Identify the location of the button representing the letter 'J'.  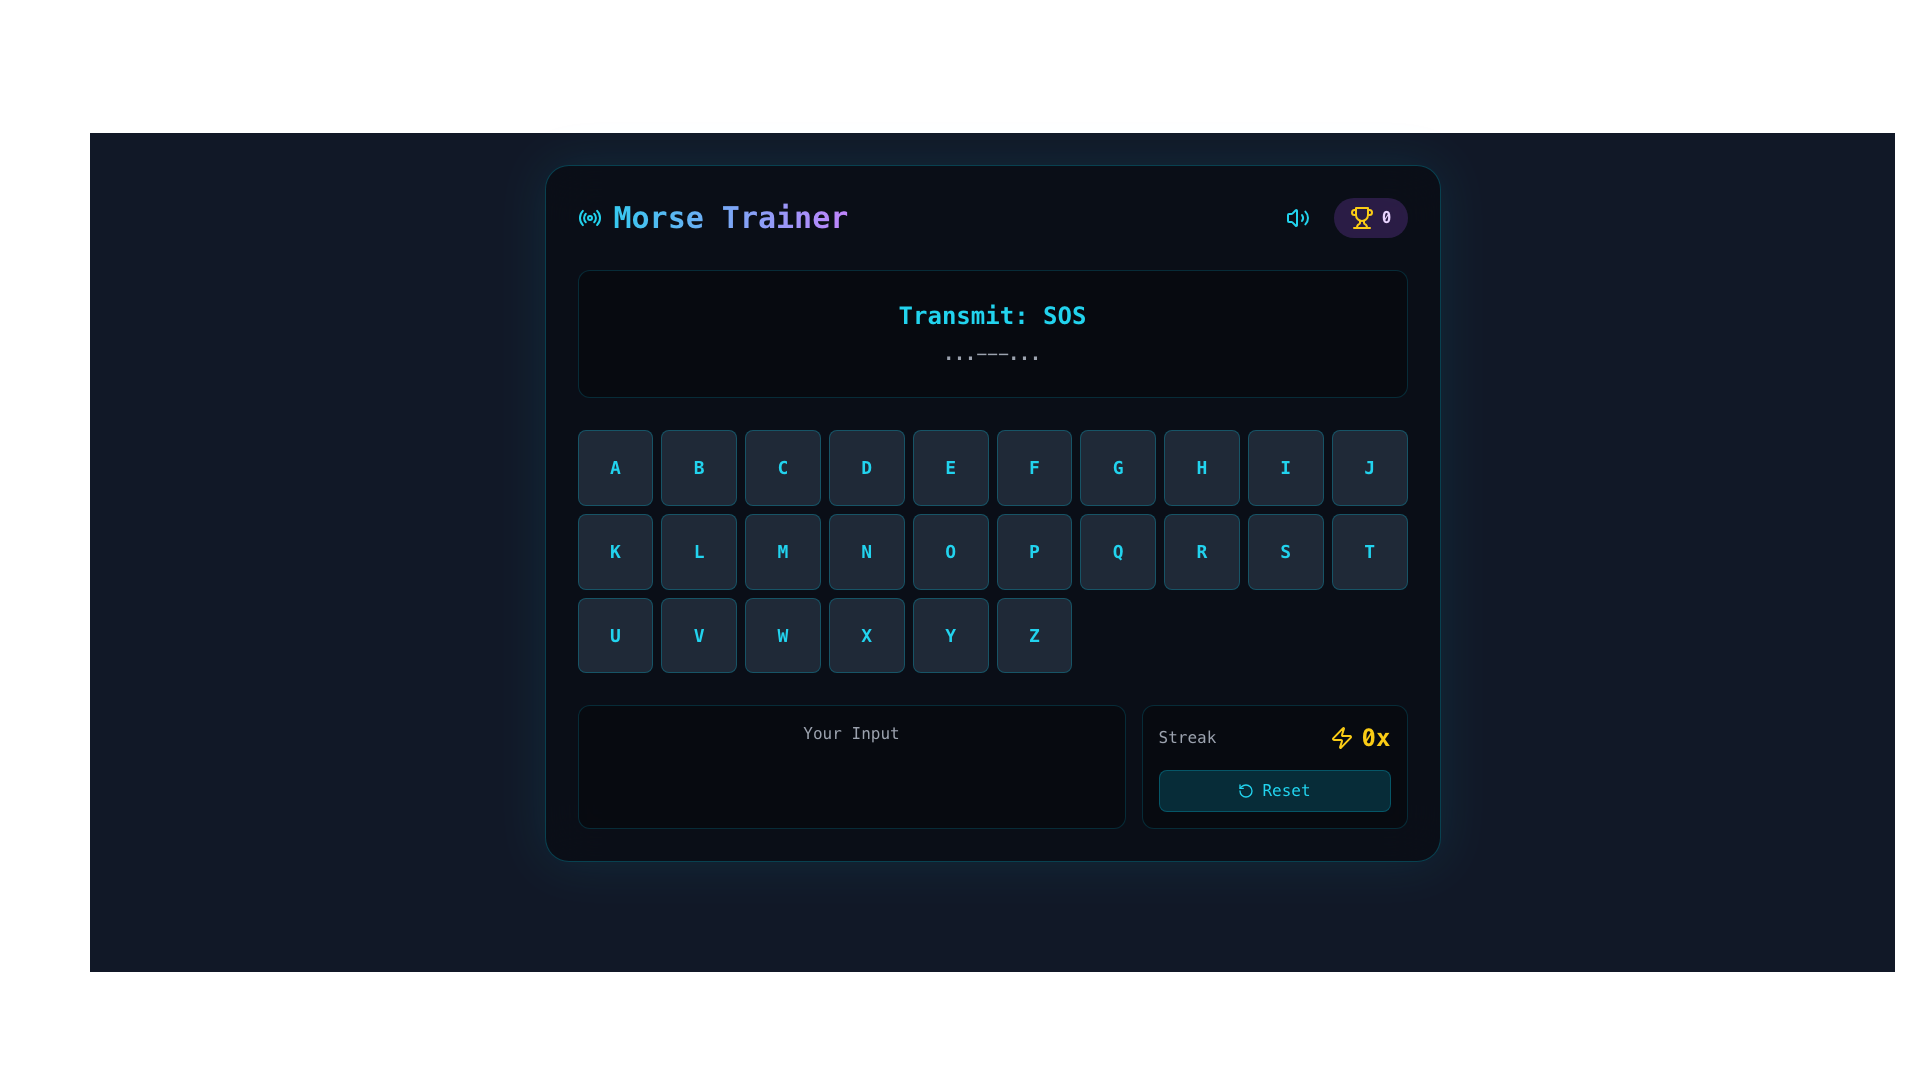
(1368, 467).